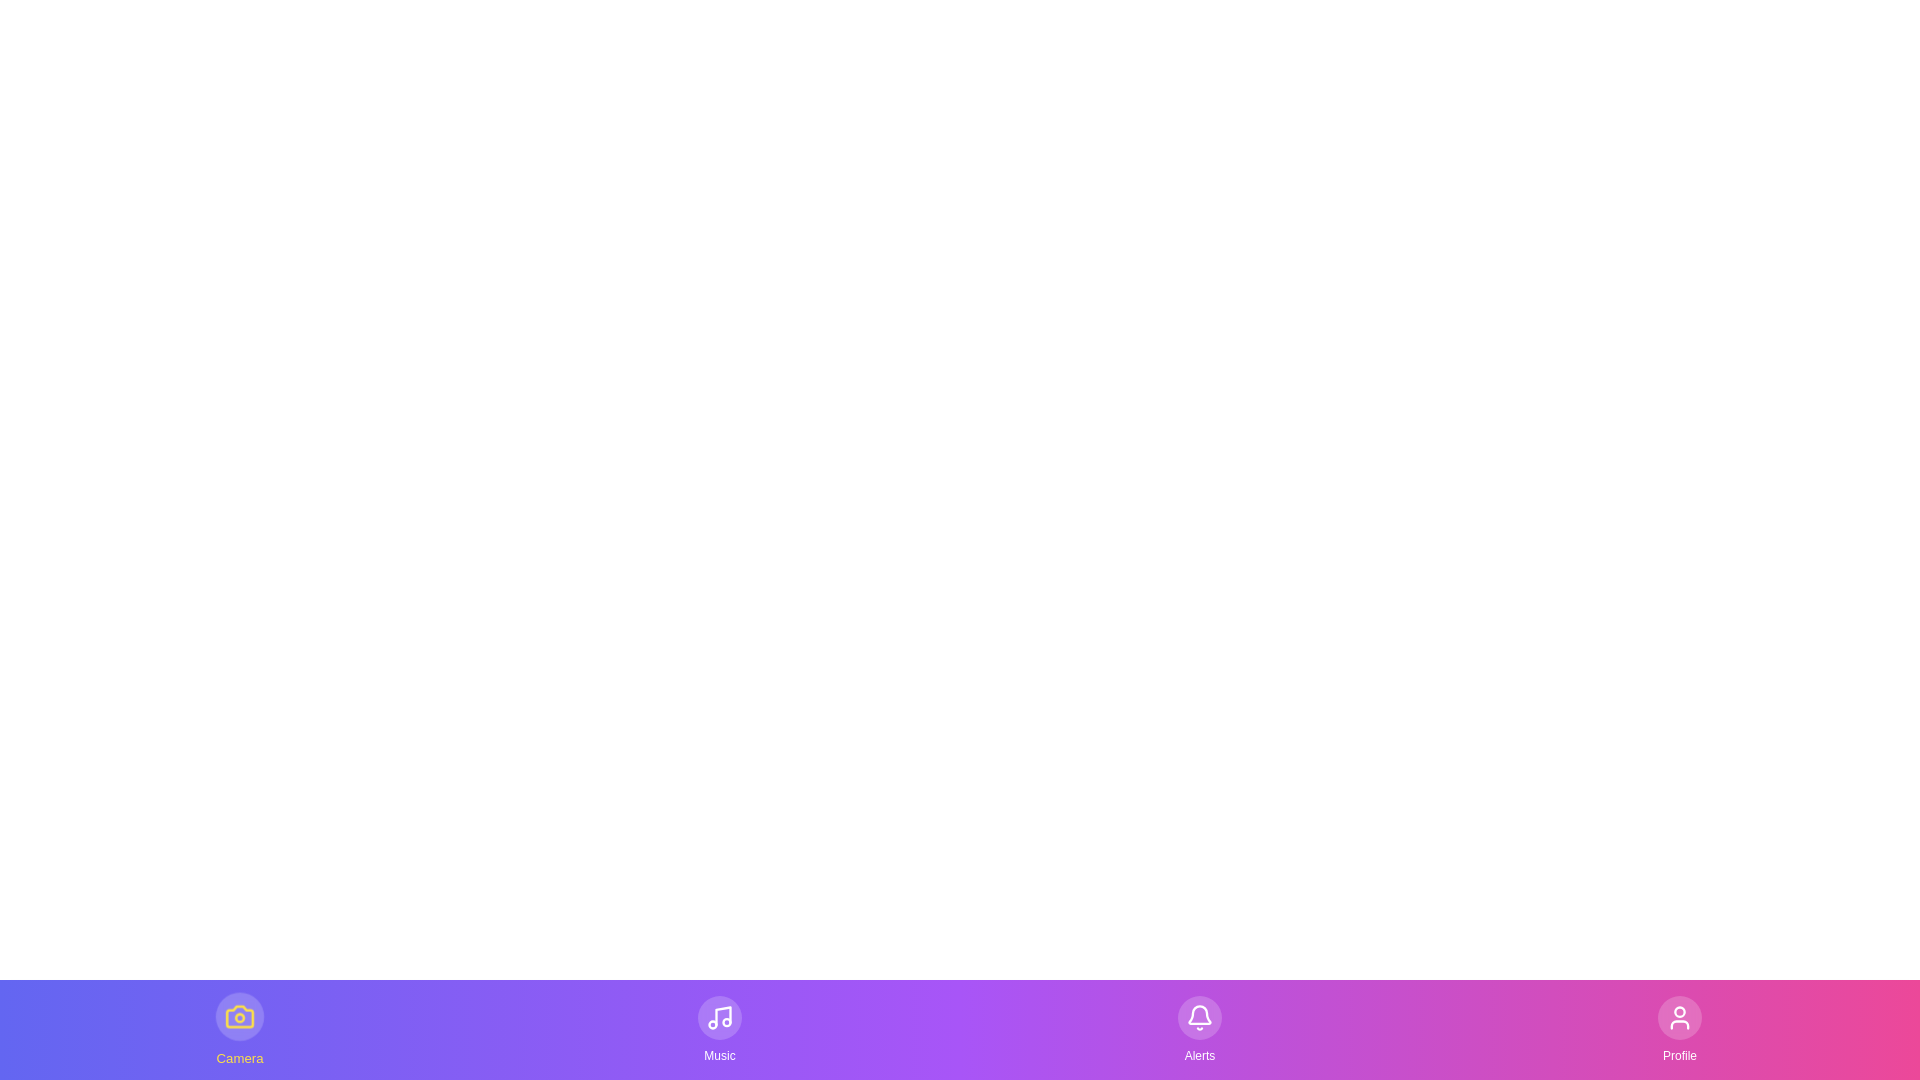 The image size is (1920, 1080). I want to click on the Camera tab to observe its hover effect, so click(240, 1029).